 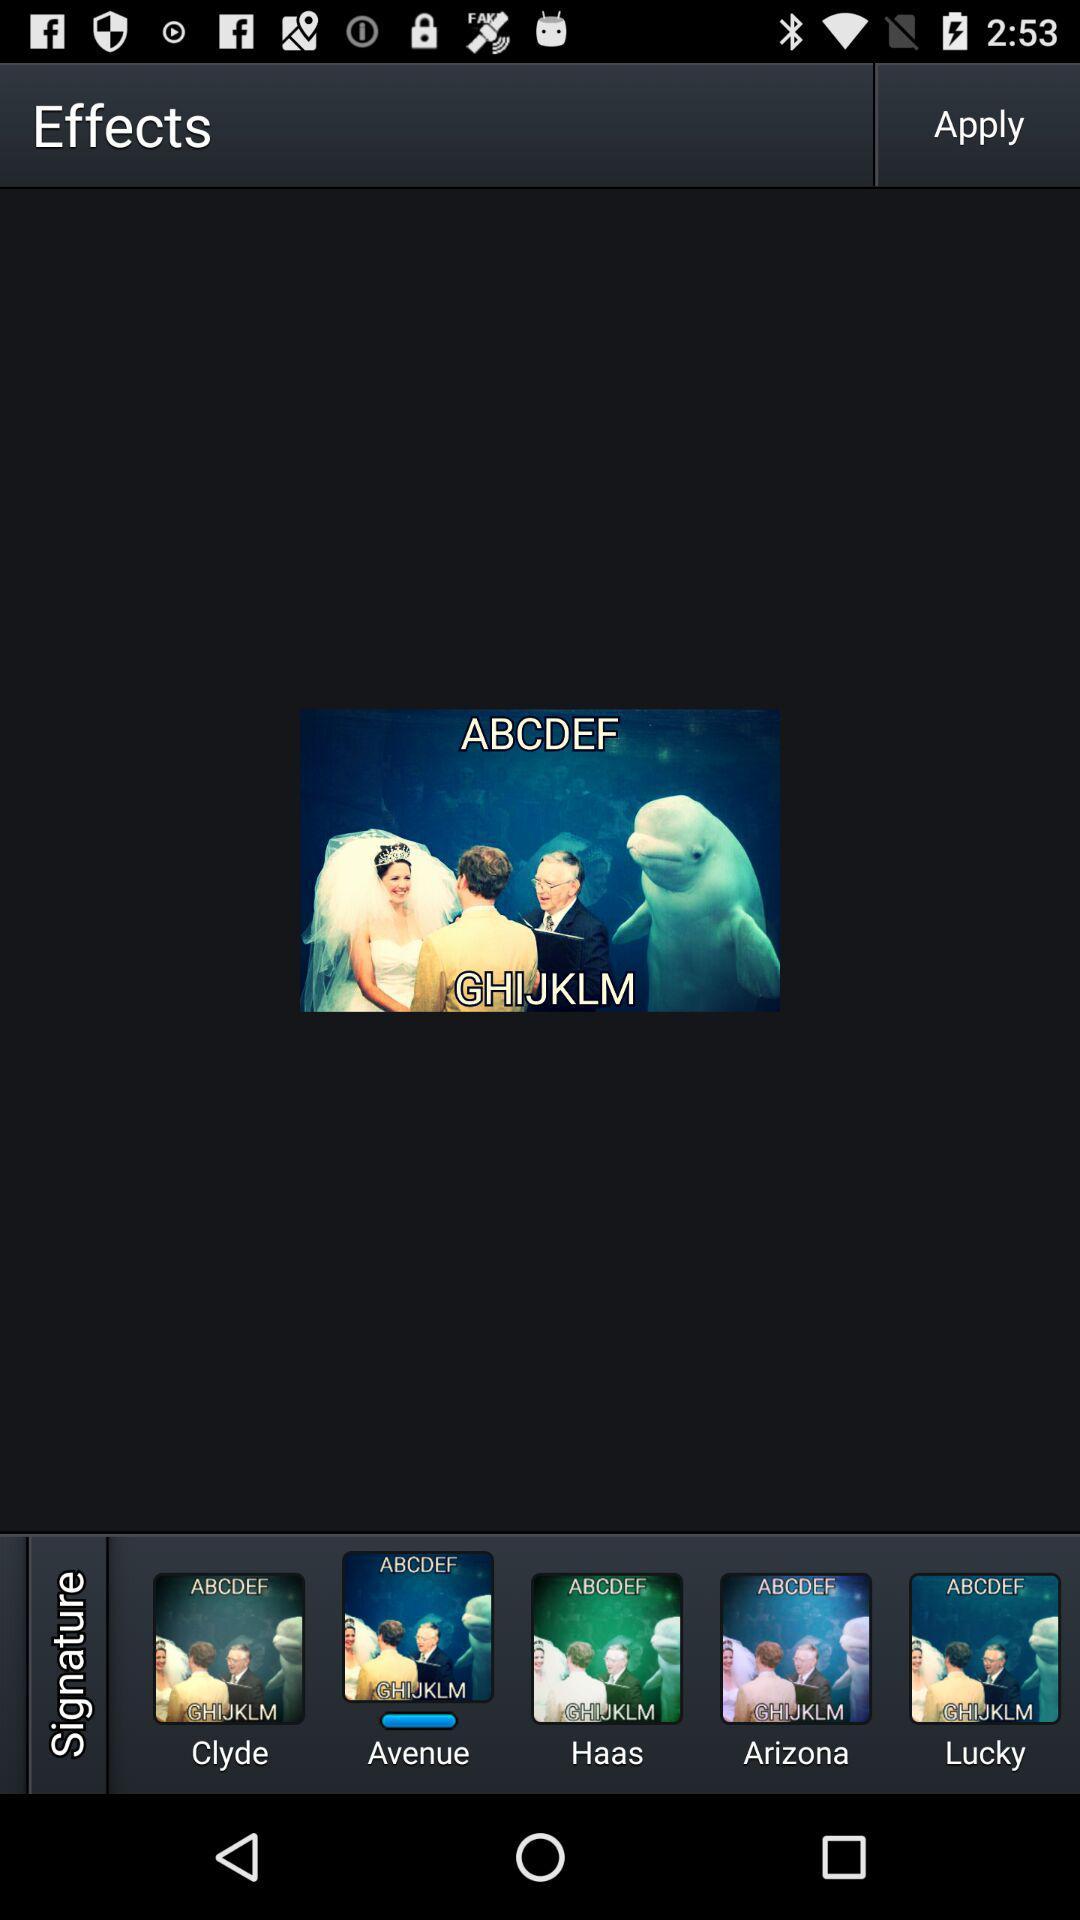 What do you see at coordinates (978, 123) in the screenshot?
I see `apply item` at bounding box center [978, 123].